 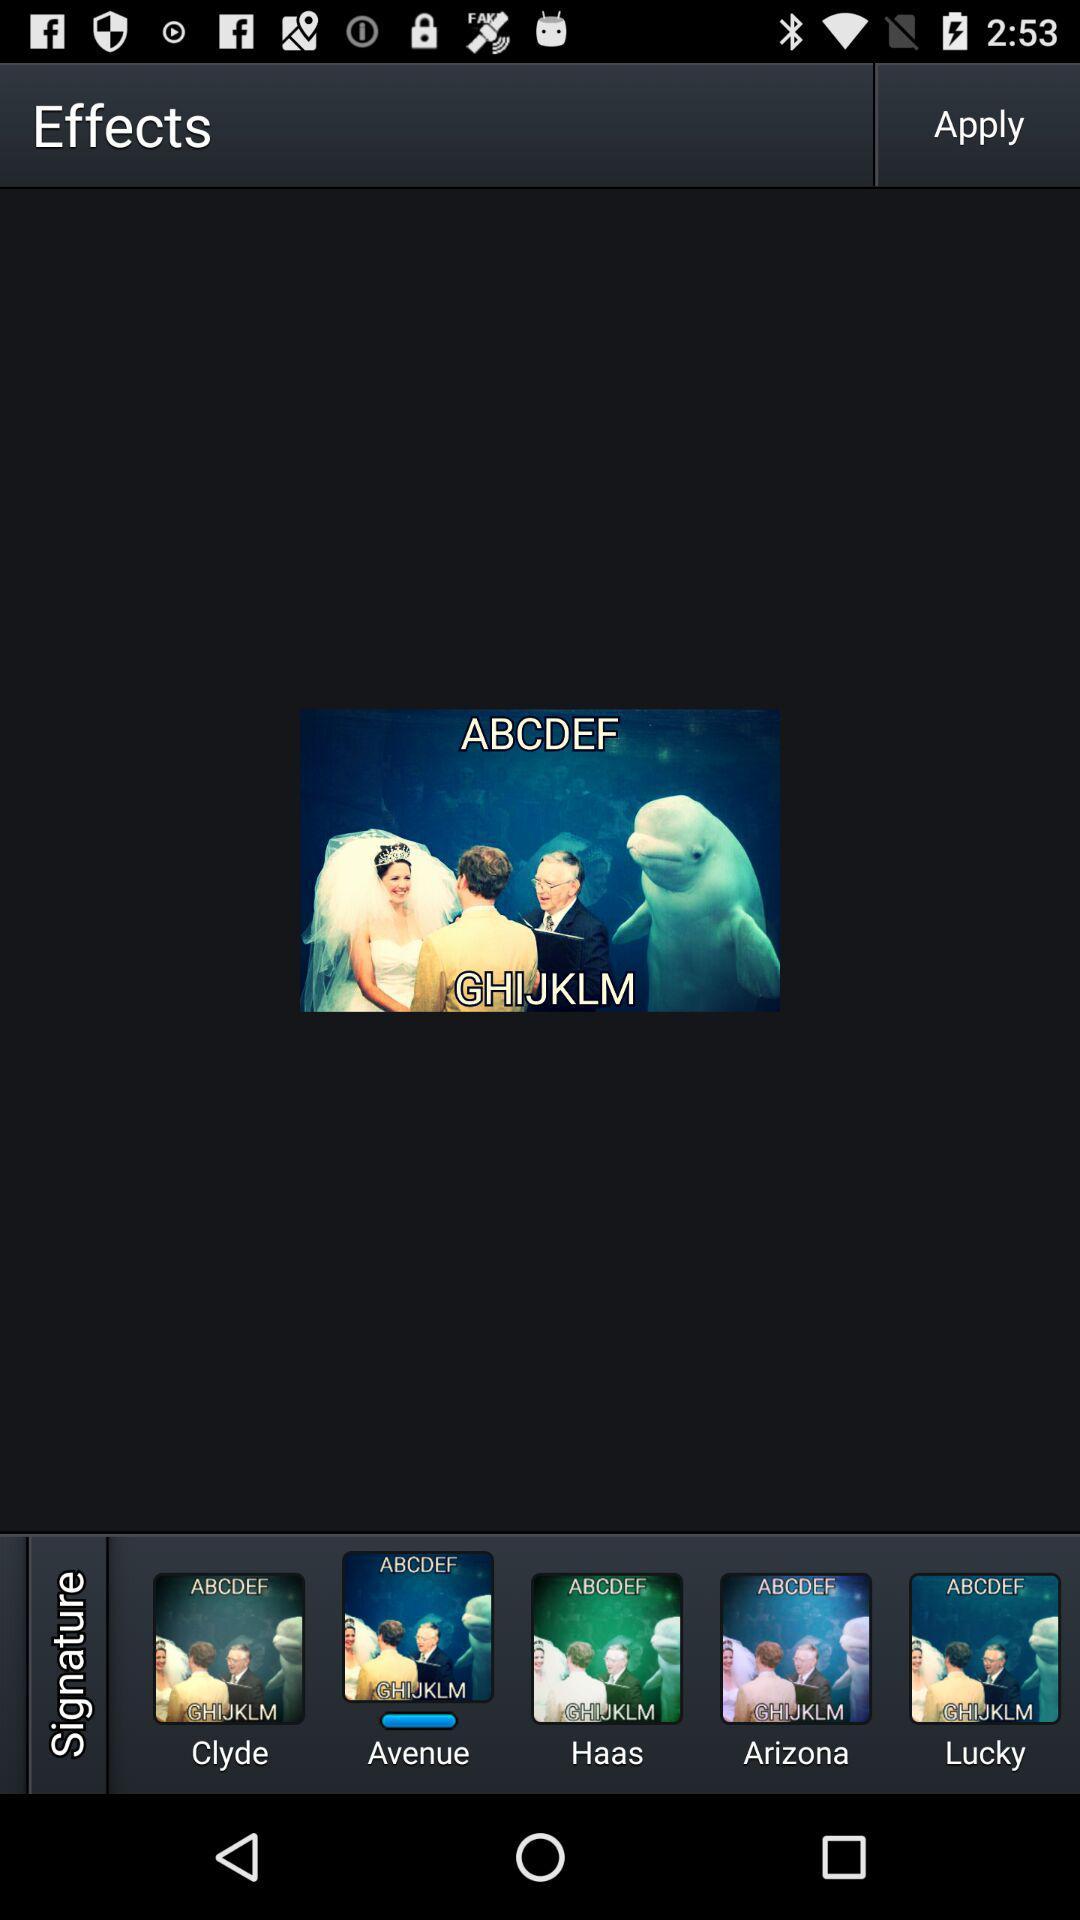 What do you see at coordinates (978, 123) in the screenshot?
I see `apply item` at bounding box center [978, 123].